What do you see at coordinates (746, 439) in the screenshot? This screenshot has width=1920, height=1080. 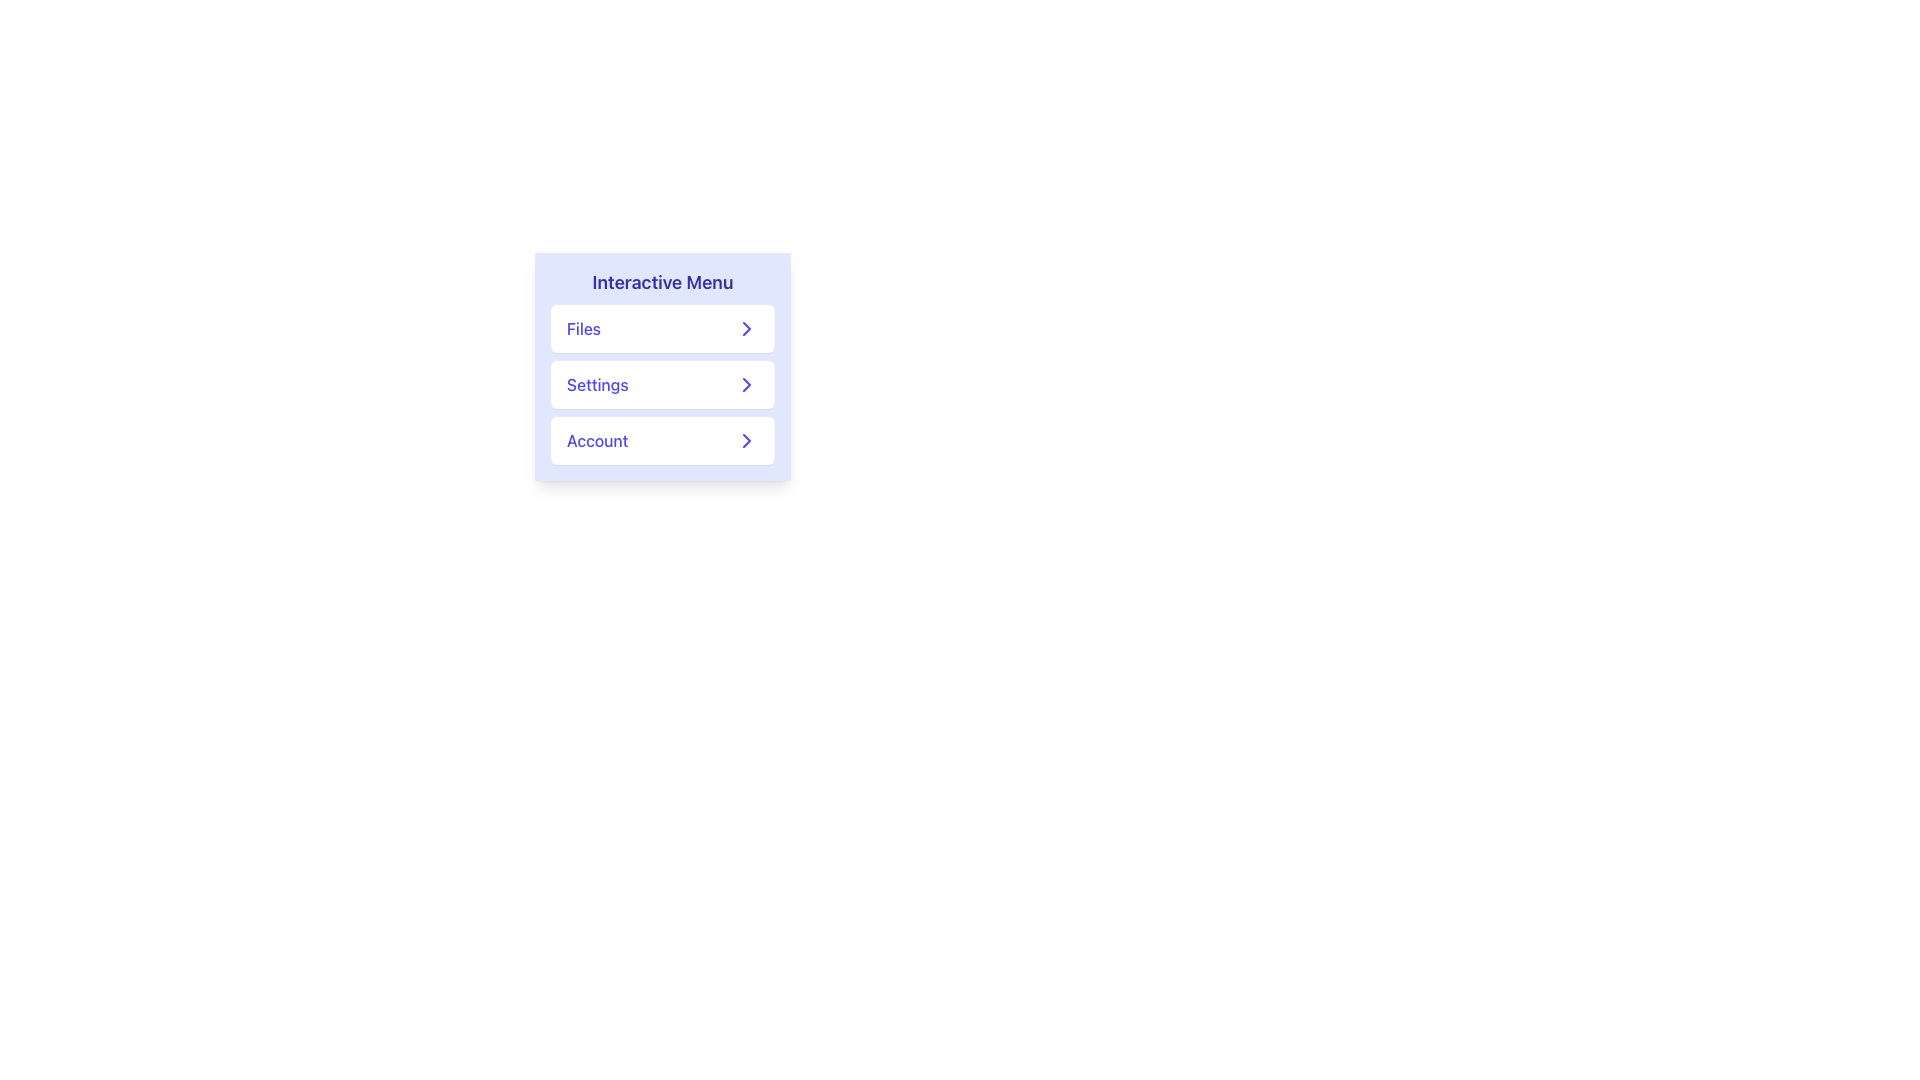 I see `the right-pointing chevron icon located on the far-right side of the 'Account' button` at bounding box center [746, 439].